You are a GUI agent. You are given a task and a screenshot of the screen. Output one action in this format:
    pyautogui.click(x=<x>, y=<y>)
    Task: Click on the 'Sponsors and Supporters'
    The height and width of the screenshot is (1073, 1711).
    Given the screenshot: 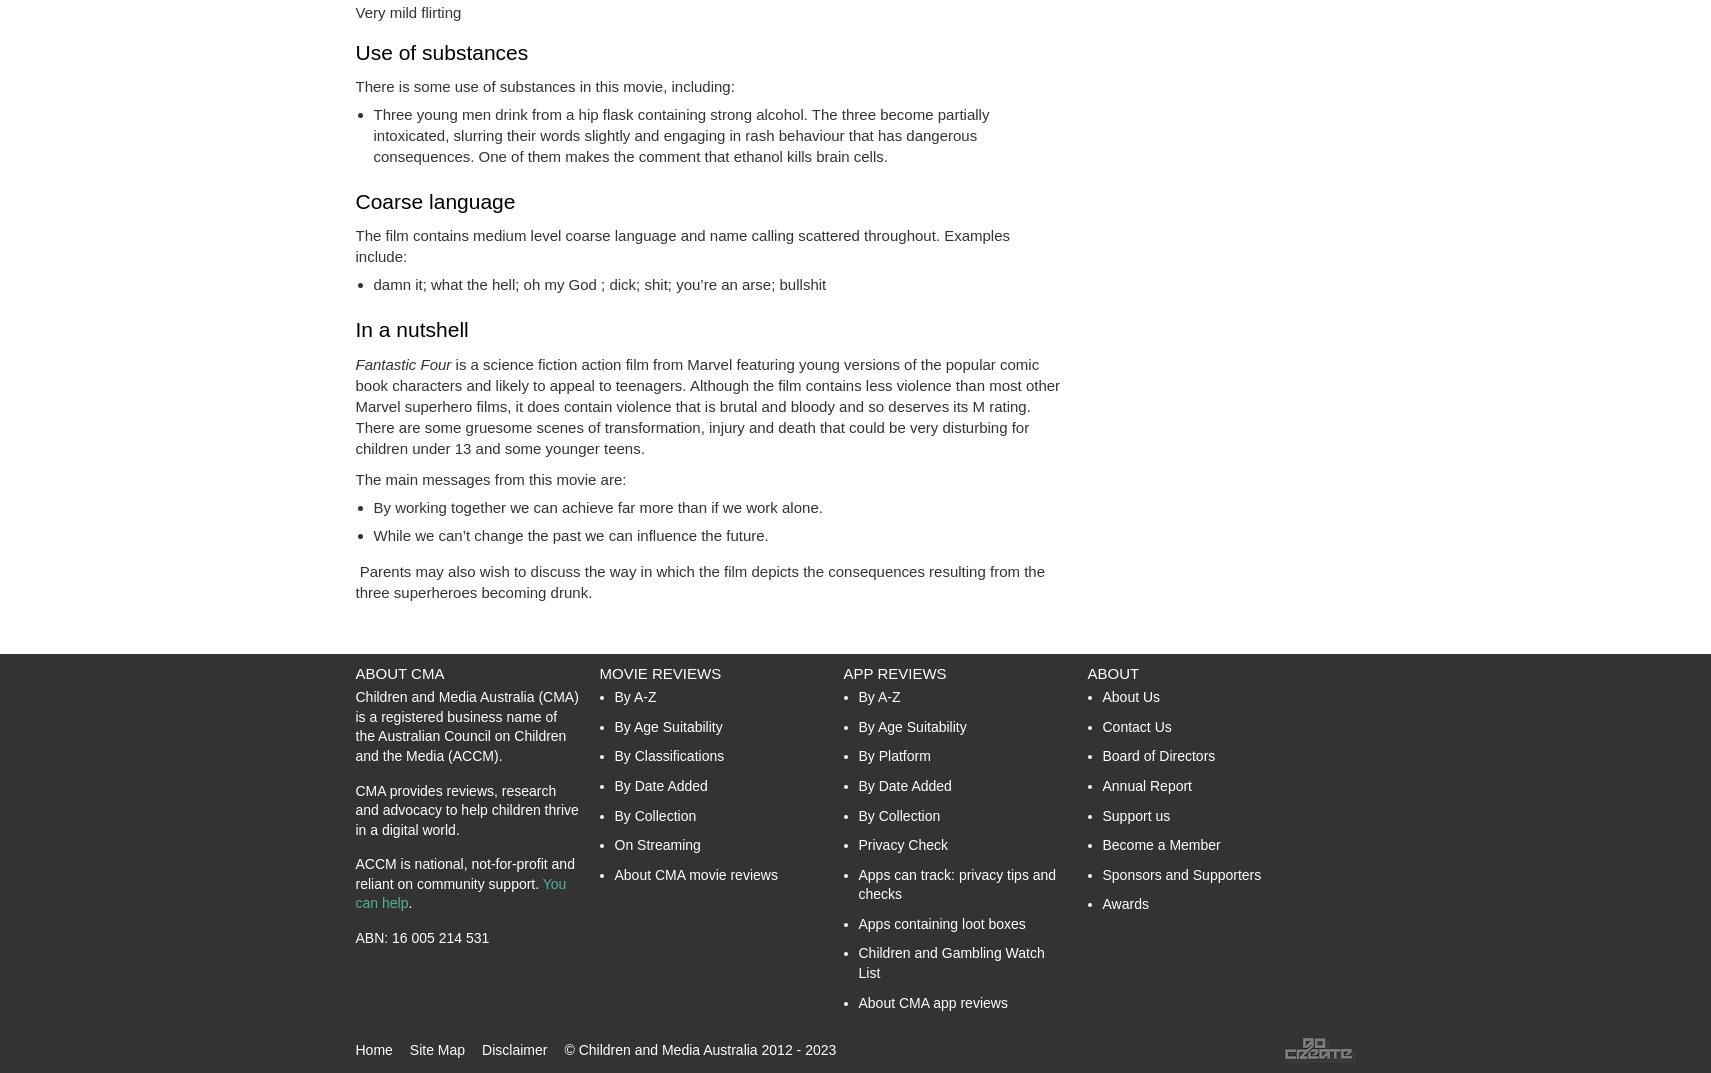 What is the action you would take?
    pyautogui.click(x=1180, y=872)
    